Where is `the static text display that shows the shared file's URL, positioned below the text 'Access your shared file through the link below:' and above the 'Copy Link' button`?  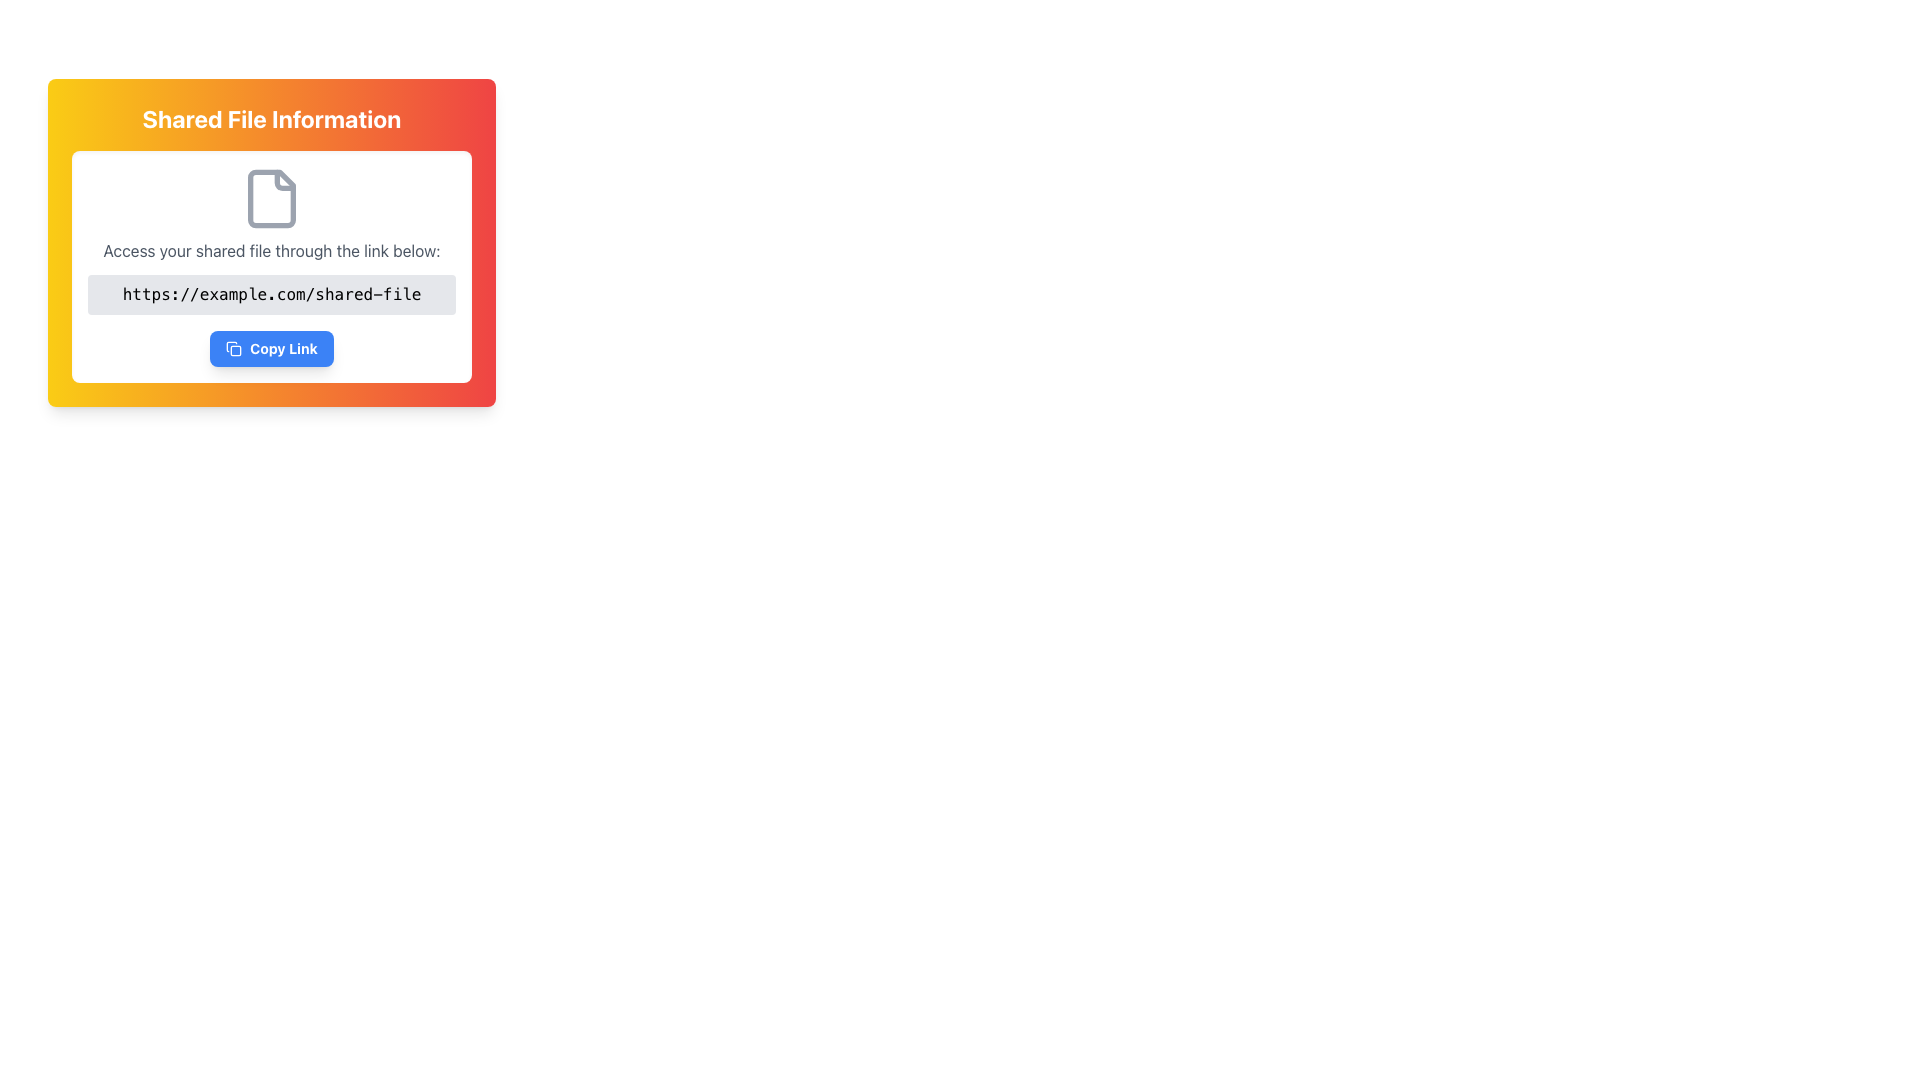 the static text display that shows the shared file's URL, positioned below the text 'Access your shared file through the link below:' and above the 'Copy Link' button is located at coordinates (271, 294).